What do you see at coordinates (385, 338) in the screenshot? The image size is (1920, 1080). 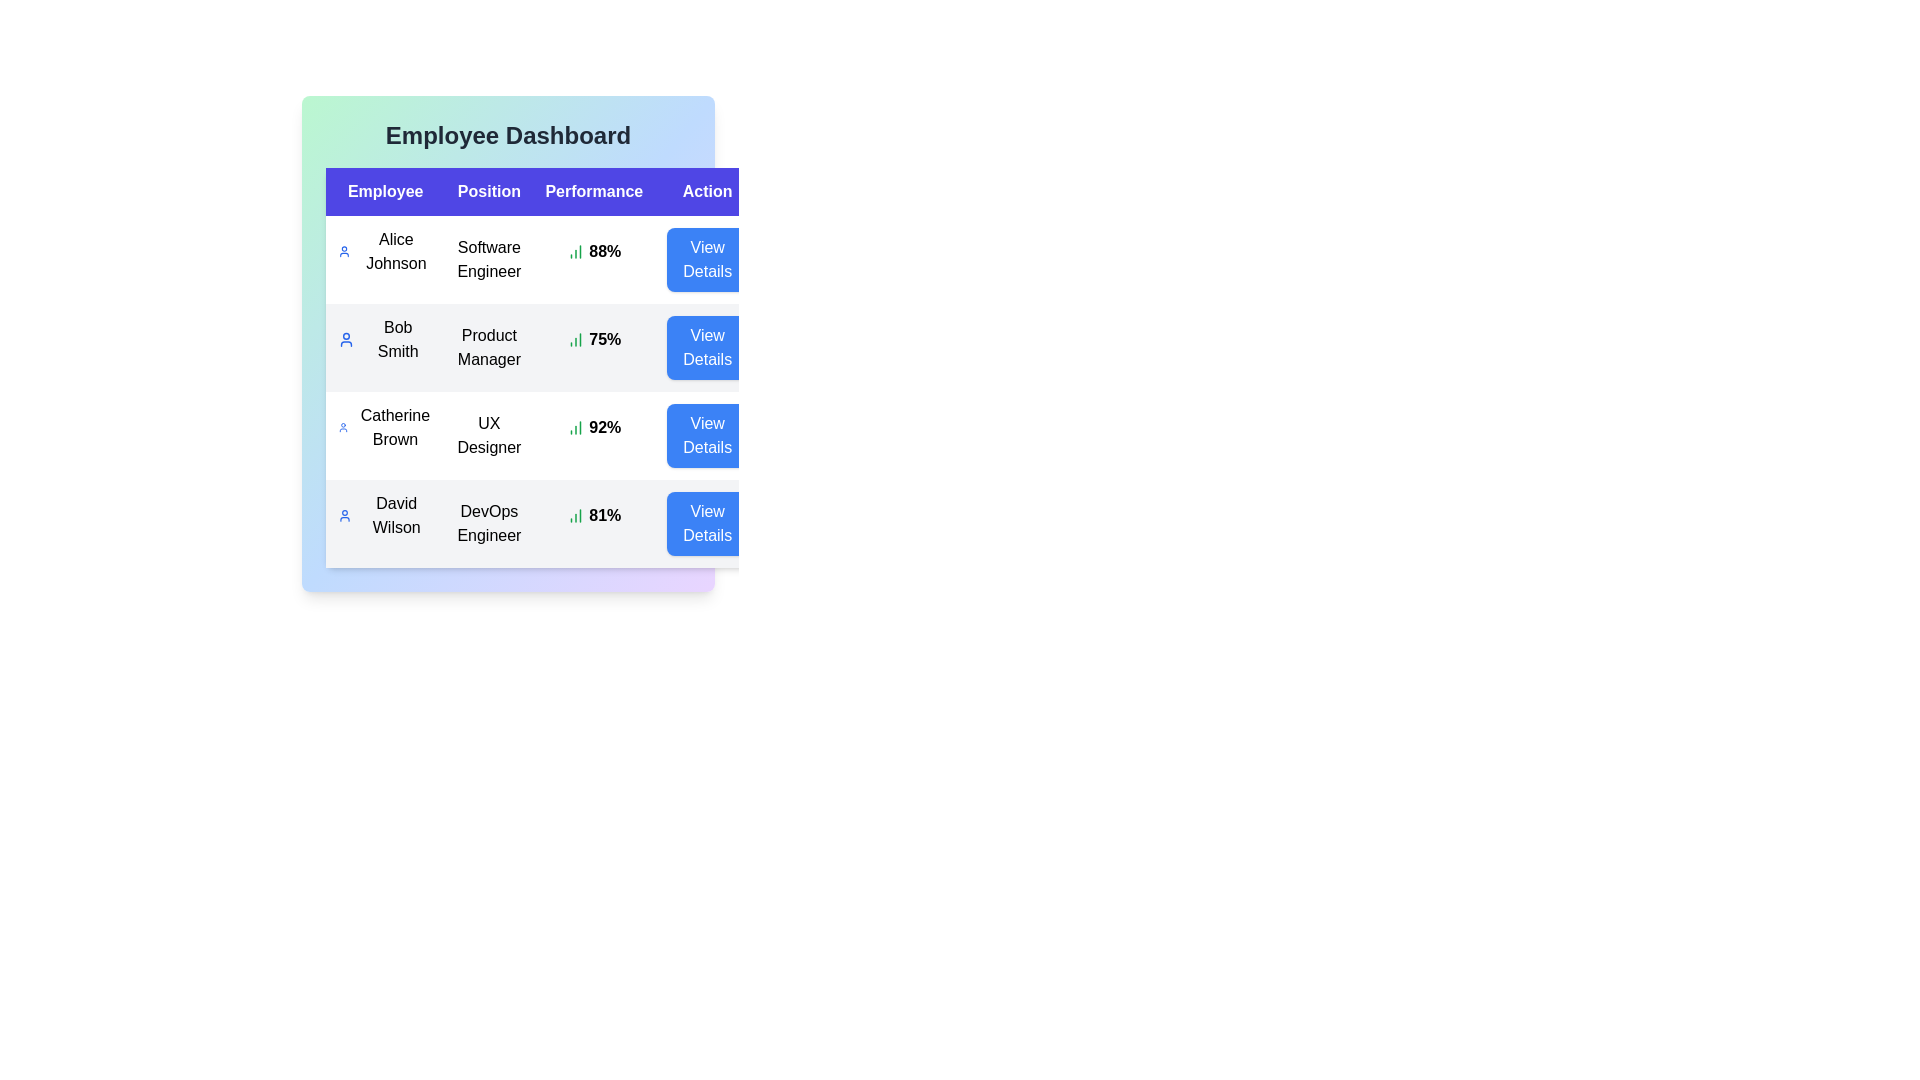 I see `the Bob Smith row to observe potential tooltips or visual feedback` at bounding box center [385, 338].